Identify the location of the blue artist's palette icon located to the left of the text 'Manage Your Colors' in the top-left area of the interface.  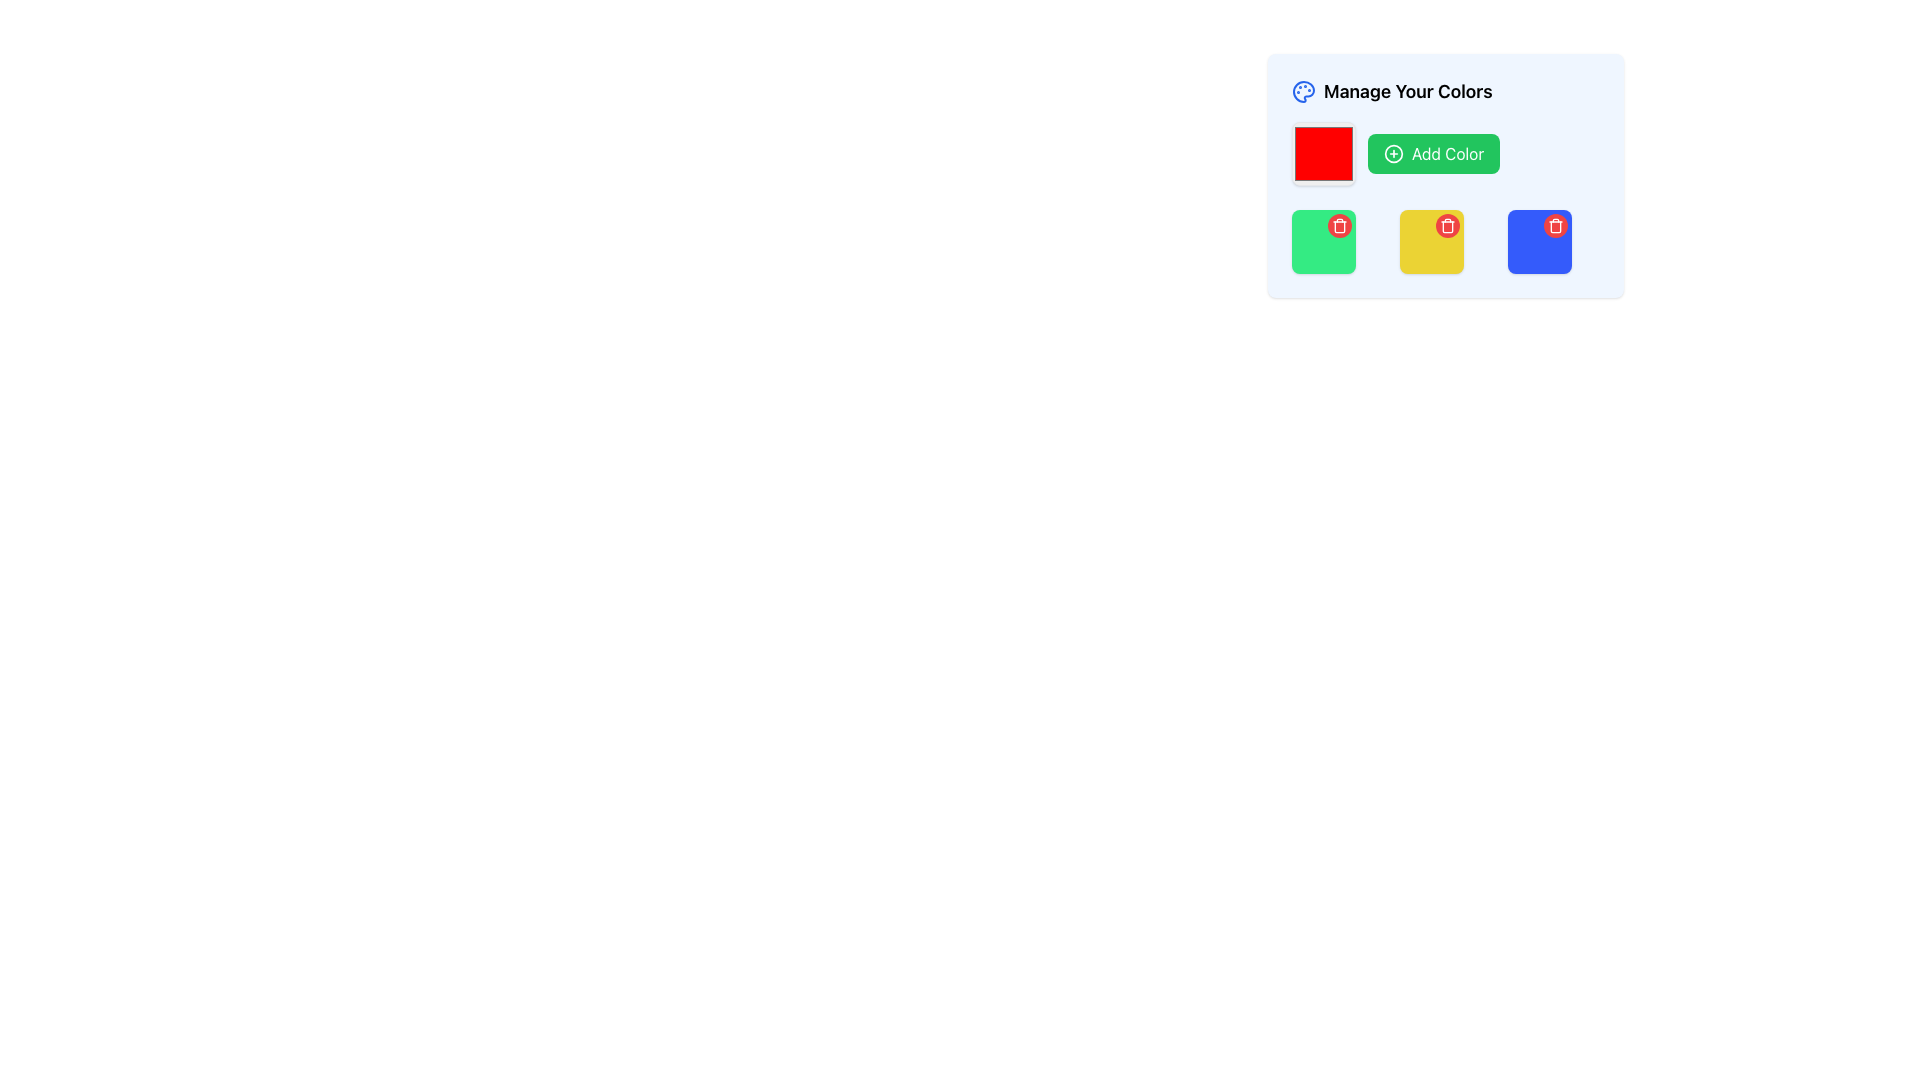
(1304, 92).